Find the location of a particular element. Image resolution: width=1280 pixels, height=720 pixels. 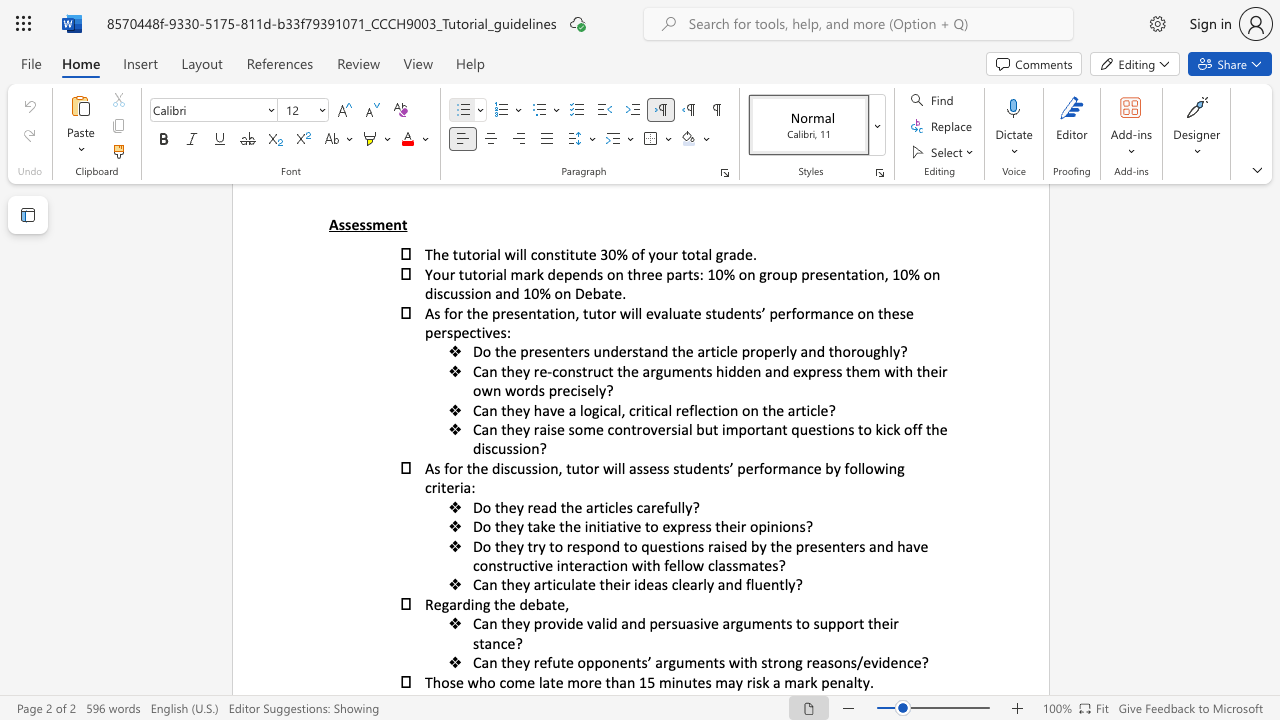

the 1th character "o" in the text is located at coordinates (444, 680).